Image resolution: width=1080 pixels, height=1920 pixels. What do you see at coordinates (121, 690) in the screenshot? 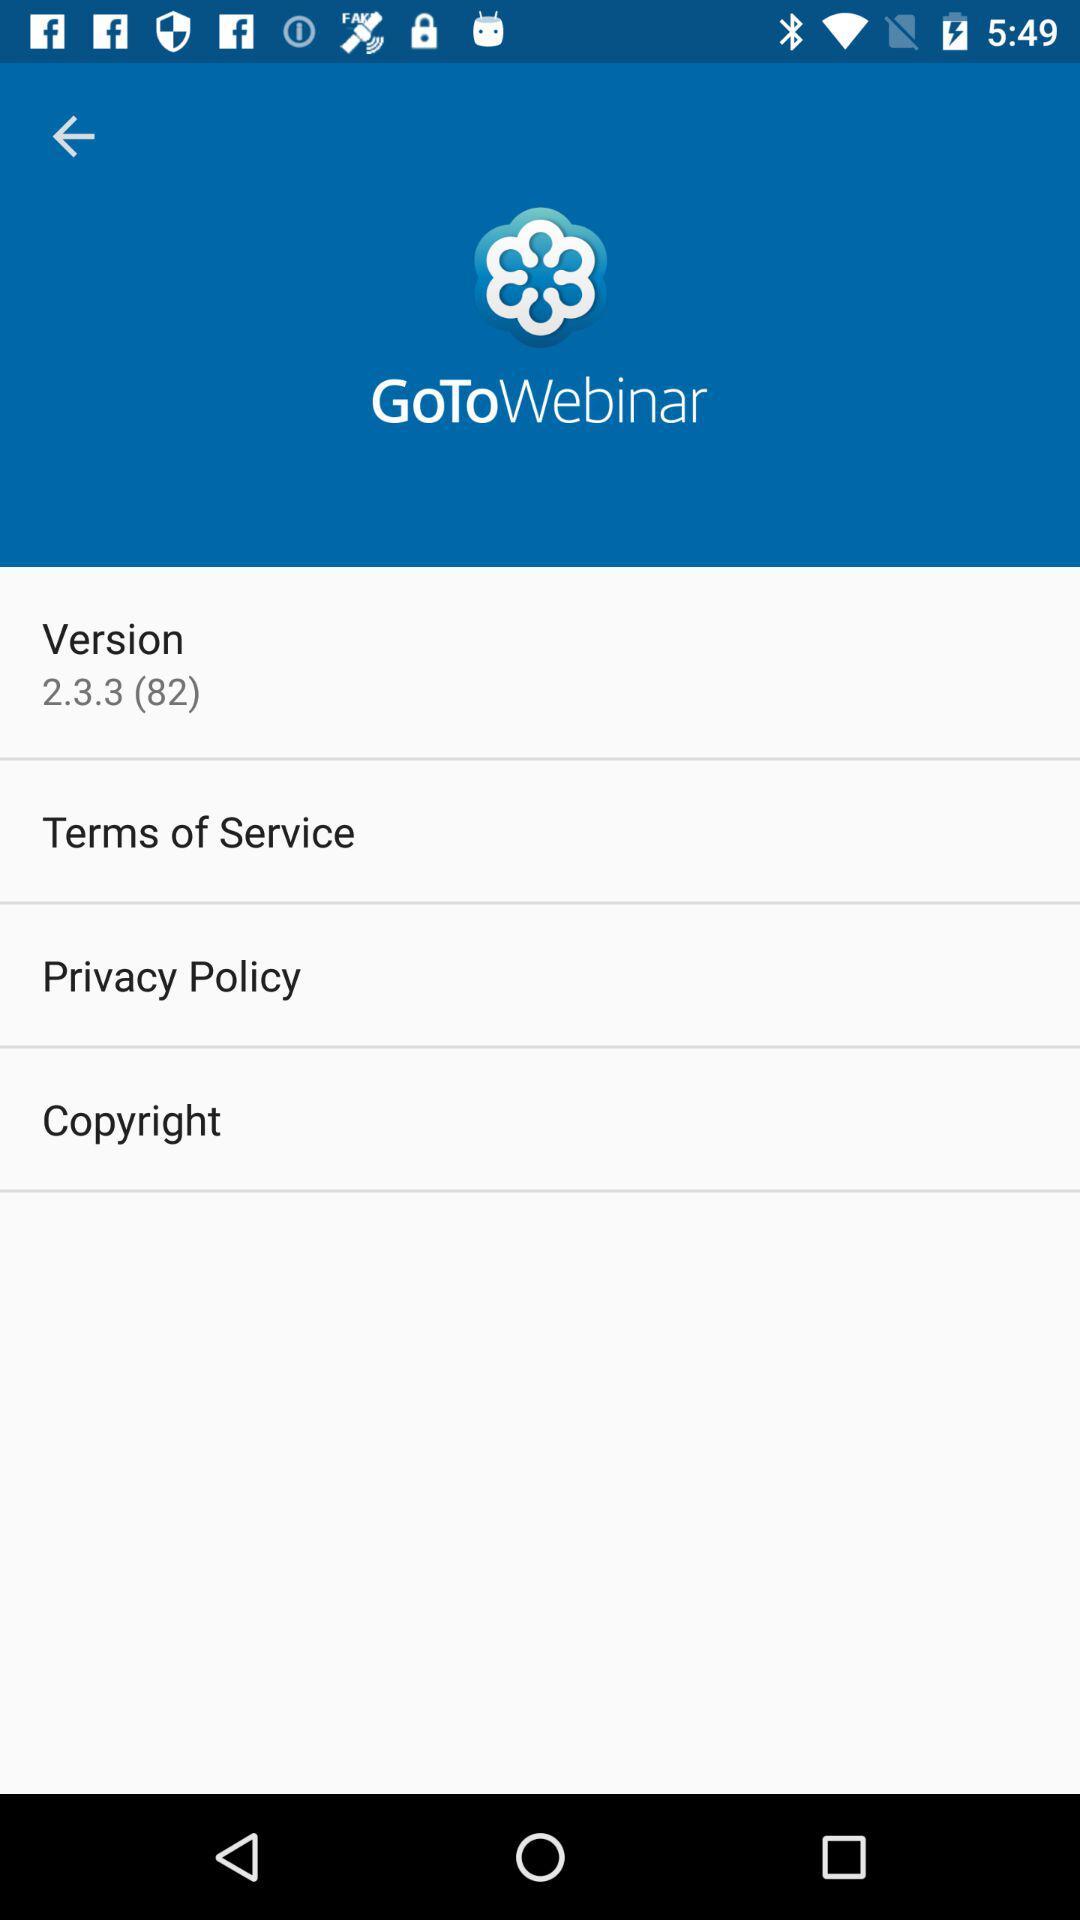
I see `item above the terms of service item` at bounding box center [121, 690].